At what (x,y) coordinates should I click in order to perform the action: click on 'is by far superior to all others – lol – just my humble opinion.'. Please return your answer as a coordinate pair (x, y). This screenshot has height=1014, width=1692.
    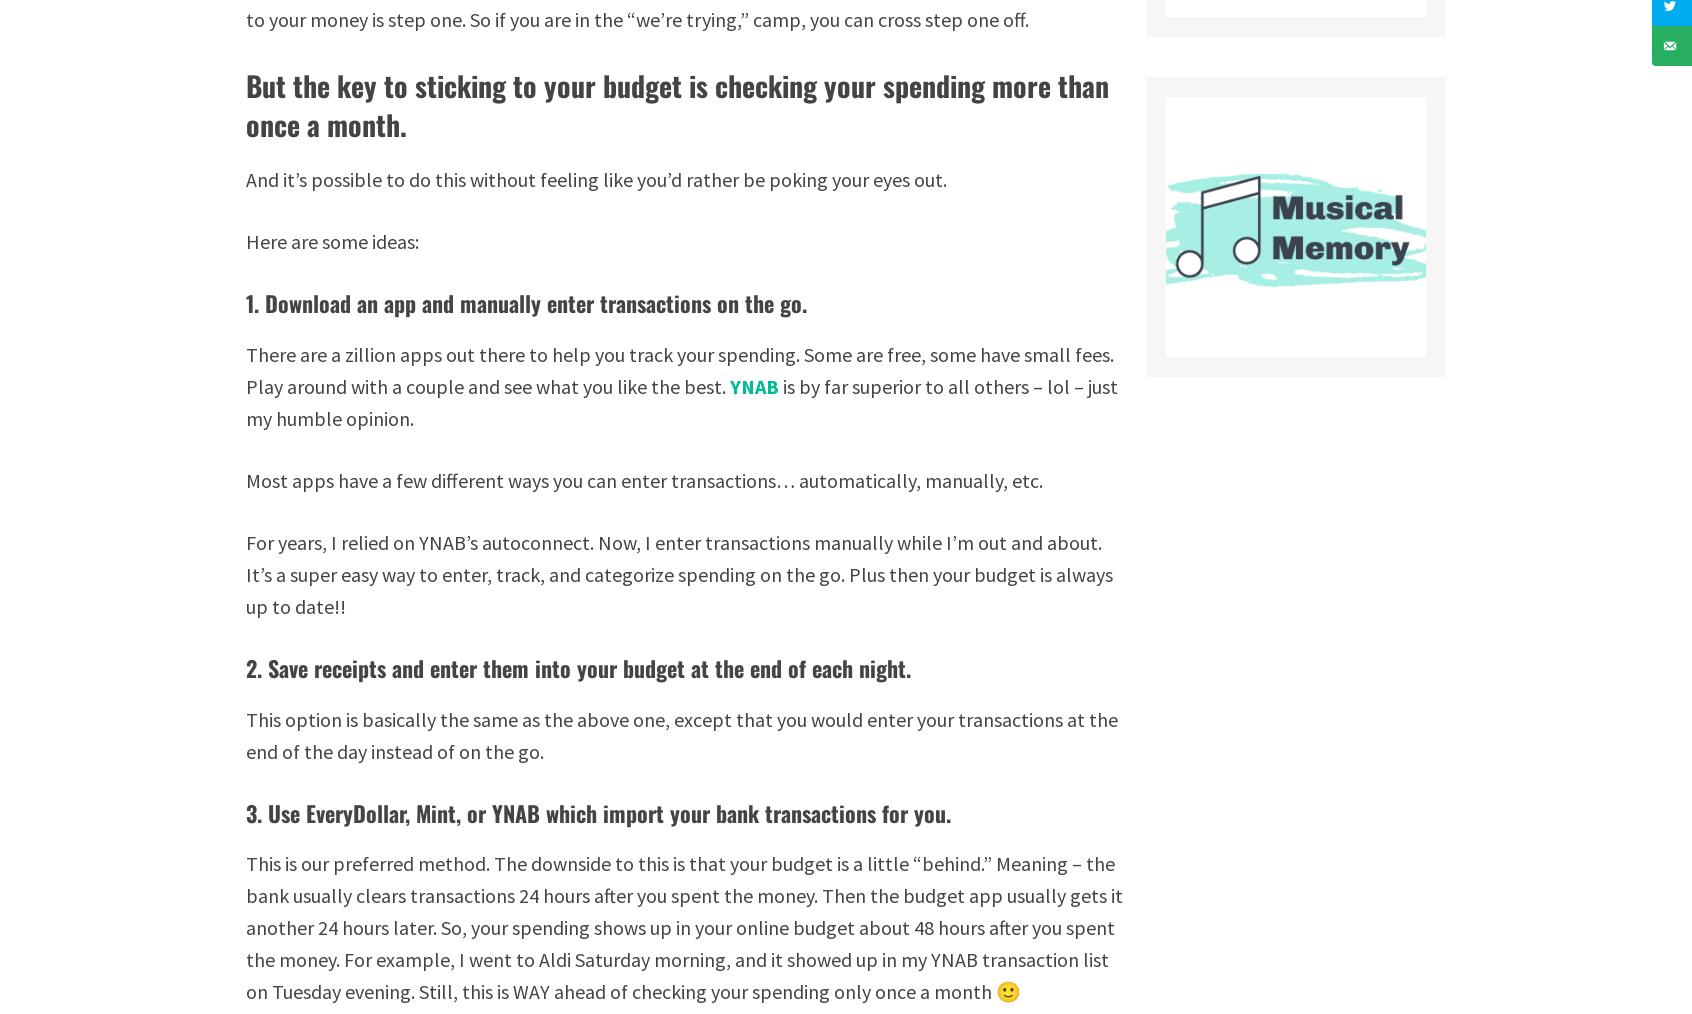
    Looking at the image, I should click on (246, 400).